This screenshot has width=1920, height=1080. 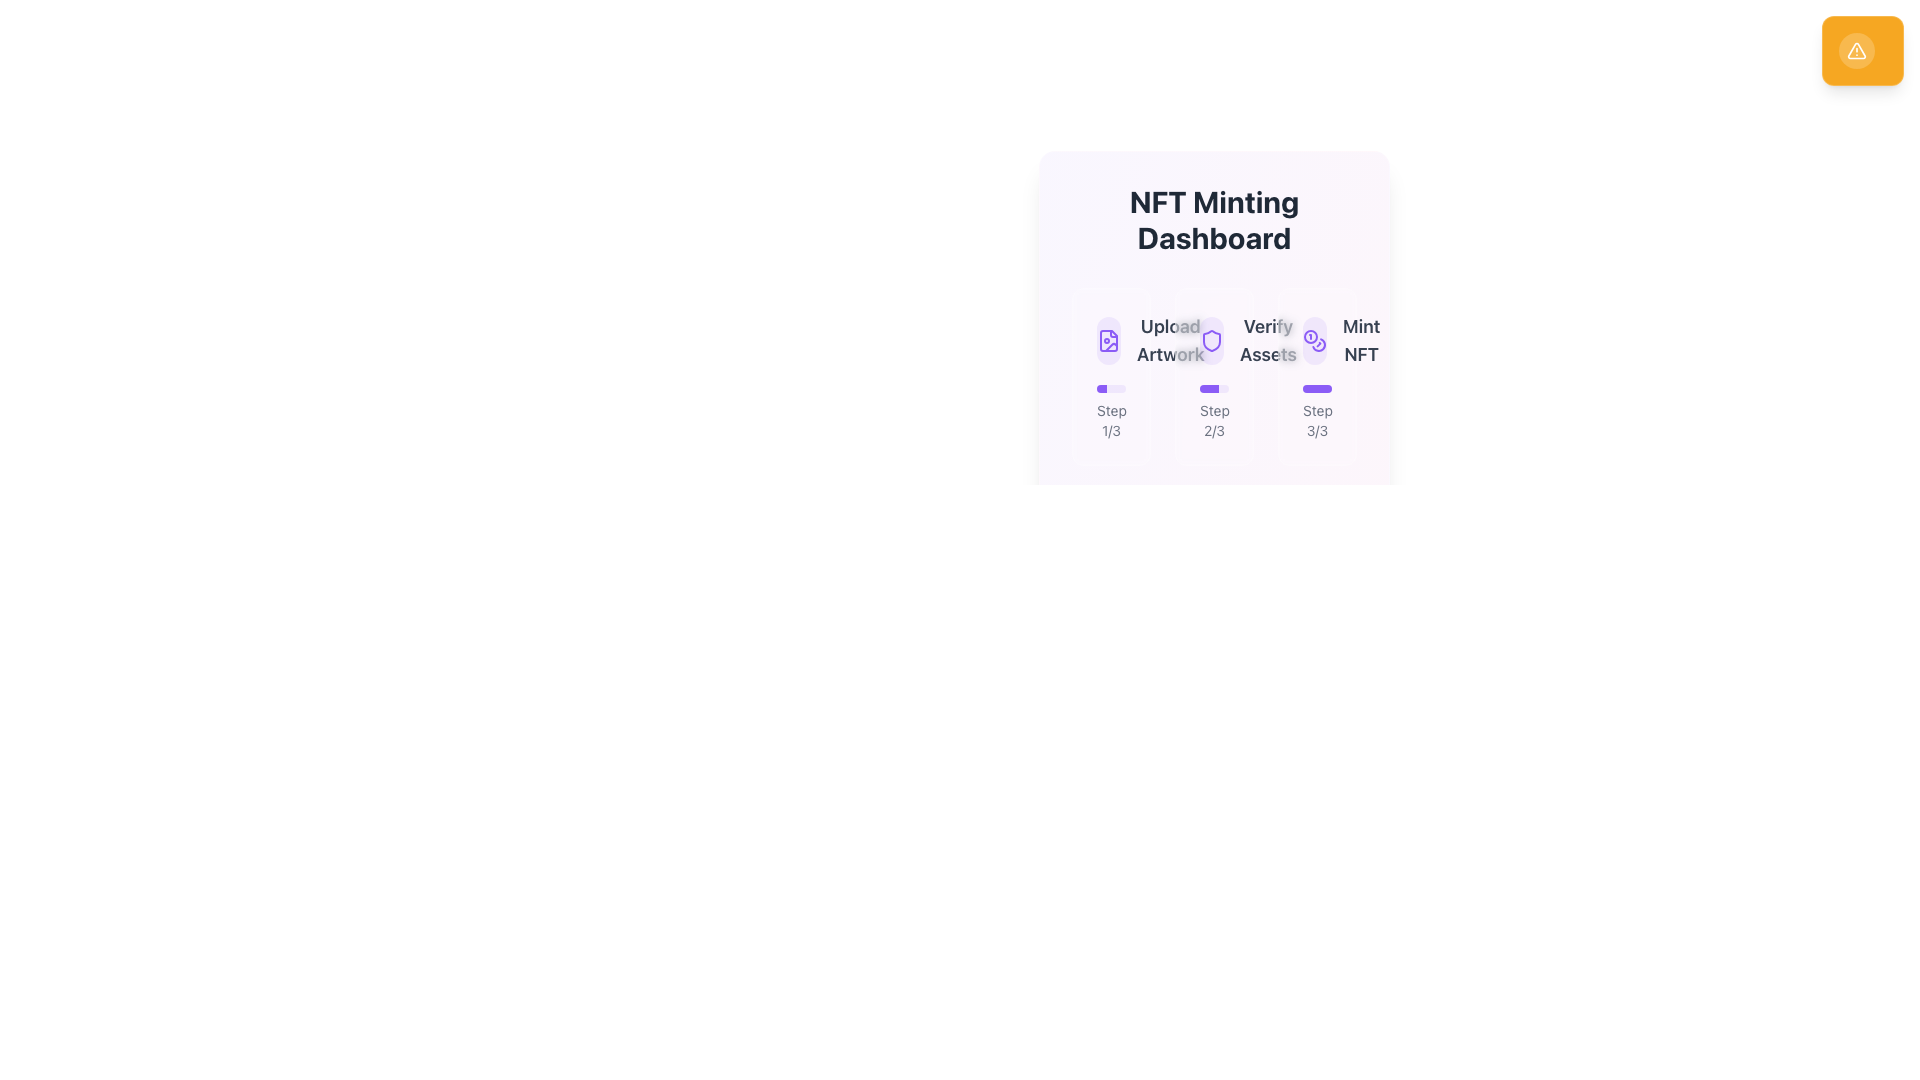 What do you see at coordinates (1213, 377) in the screenshot?
I see `one of the cards in the grid layout under 'NFT Minting Dashboard'` at bounding box center [1213, 377].